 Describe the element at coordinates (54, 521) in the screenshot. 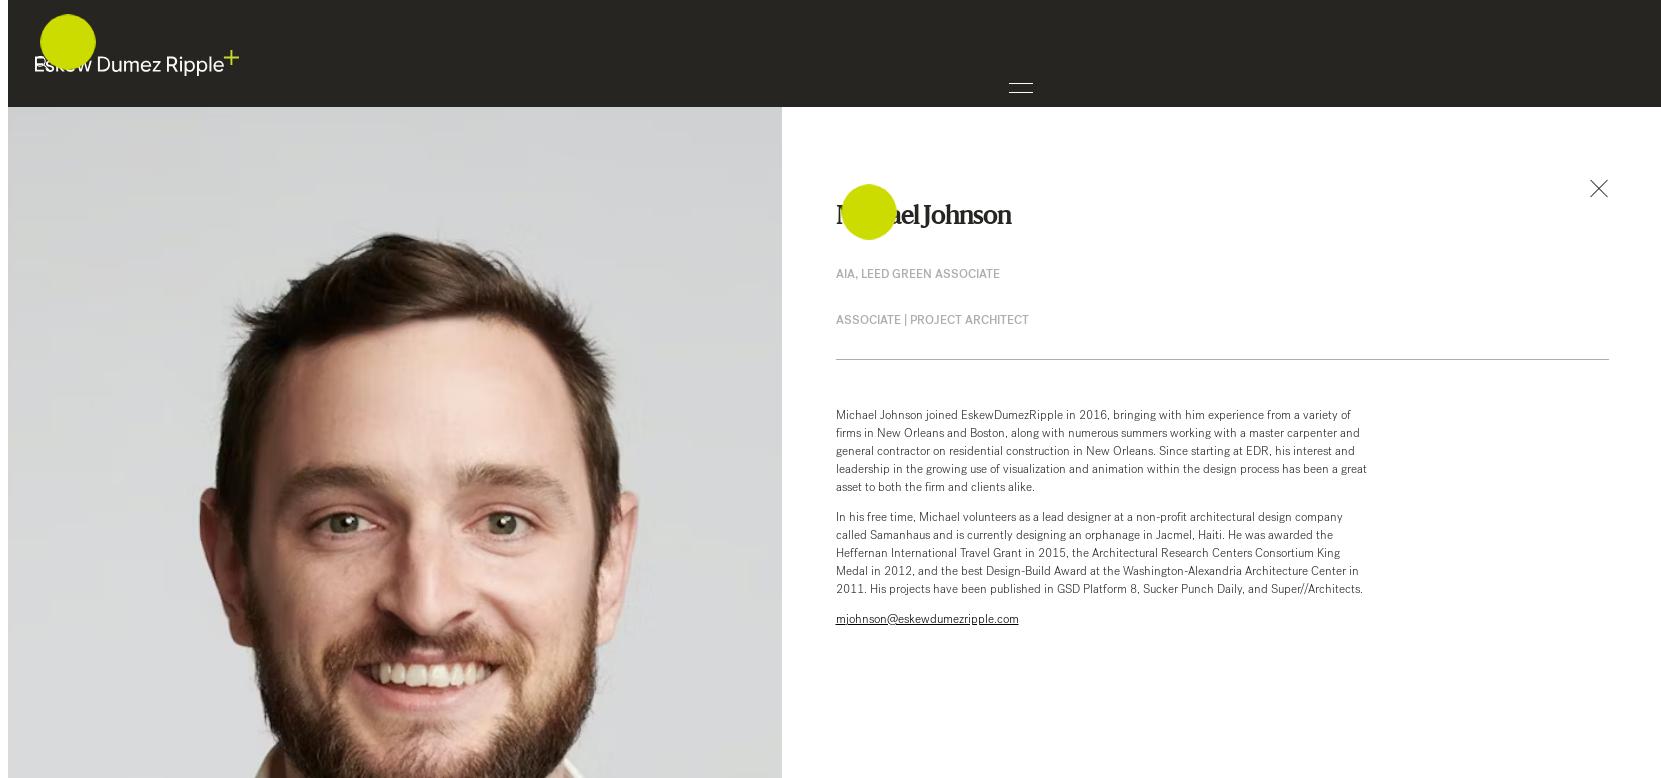

I see `'Address'` at that location.